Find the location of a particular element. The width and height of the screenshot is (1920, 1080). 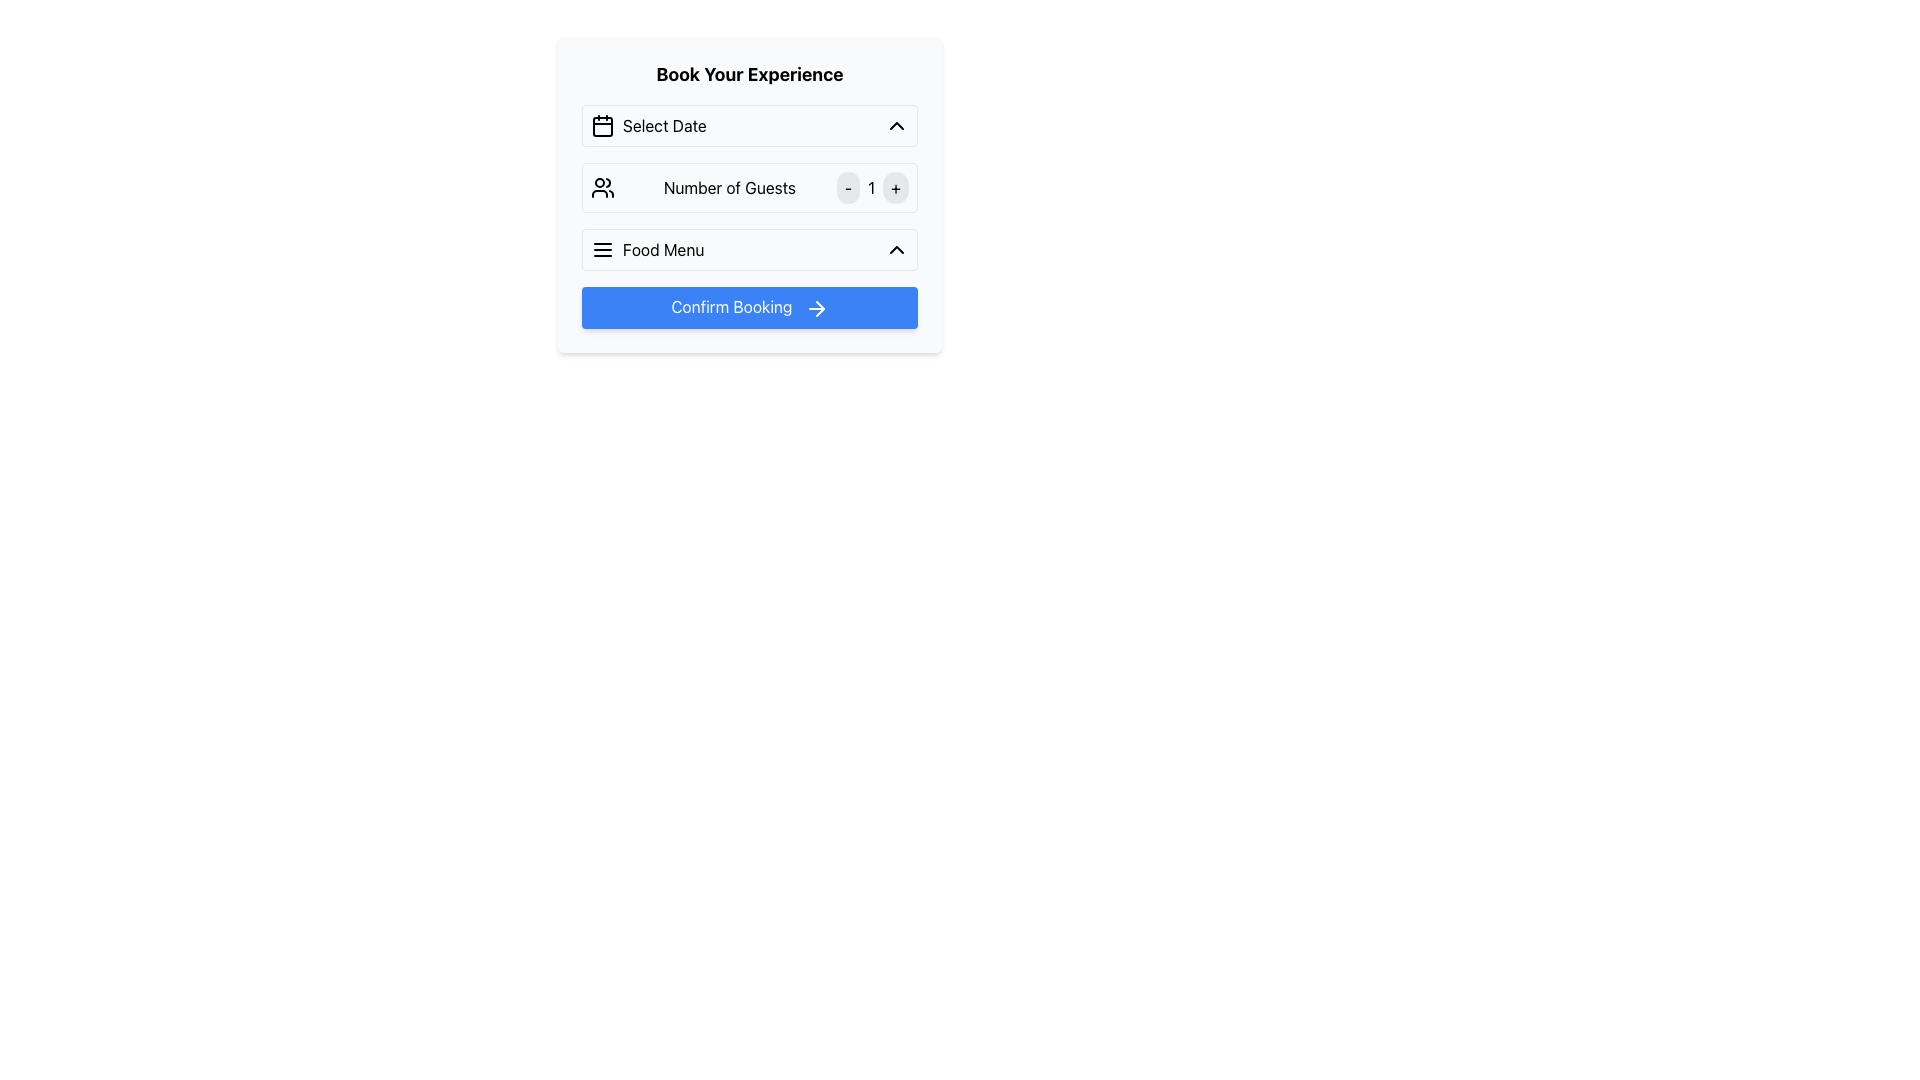

the rounded rectangular decorative graphic element within the calendar icon that represents the date picker feature in the booking form interface is located at coordinates (602, 127).